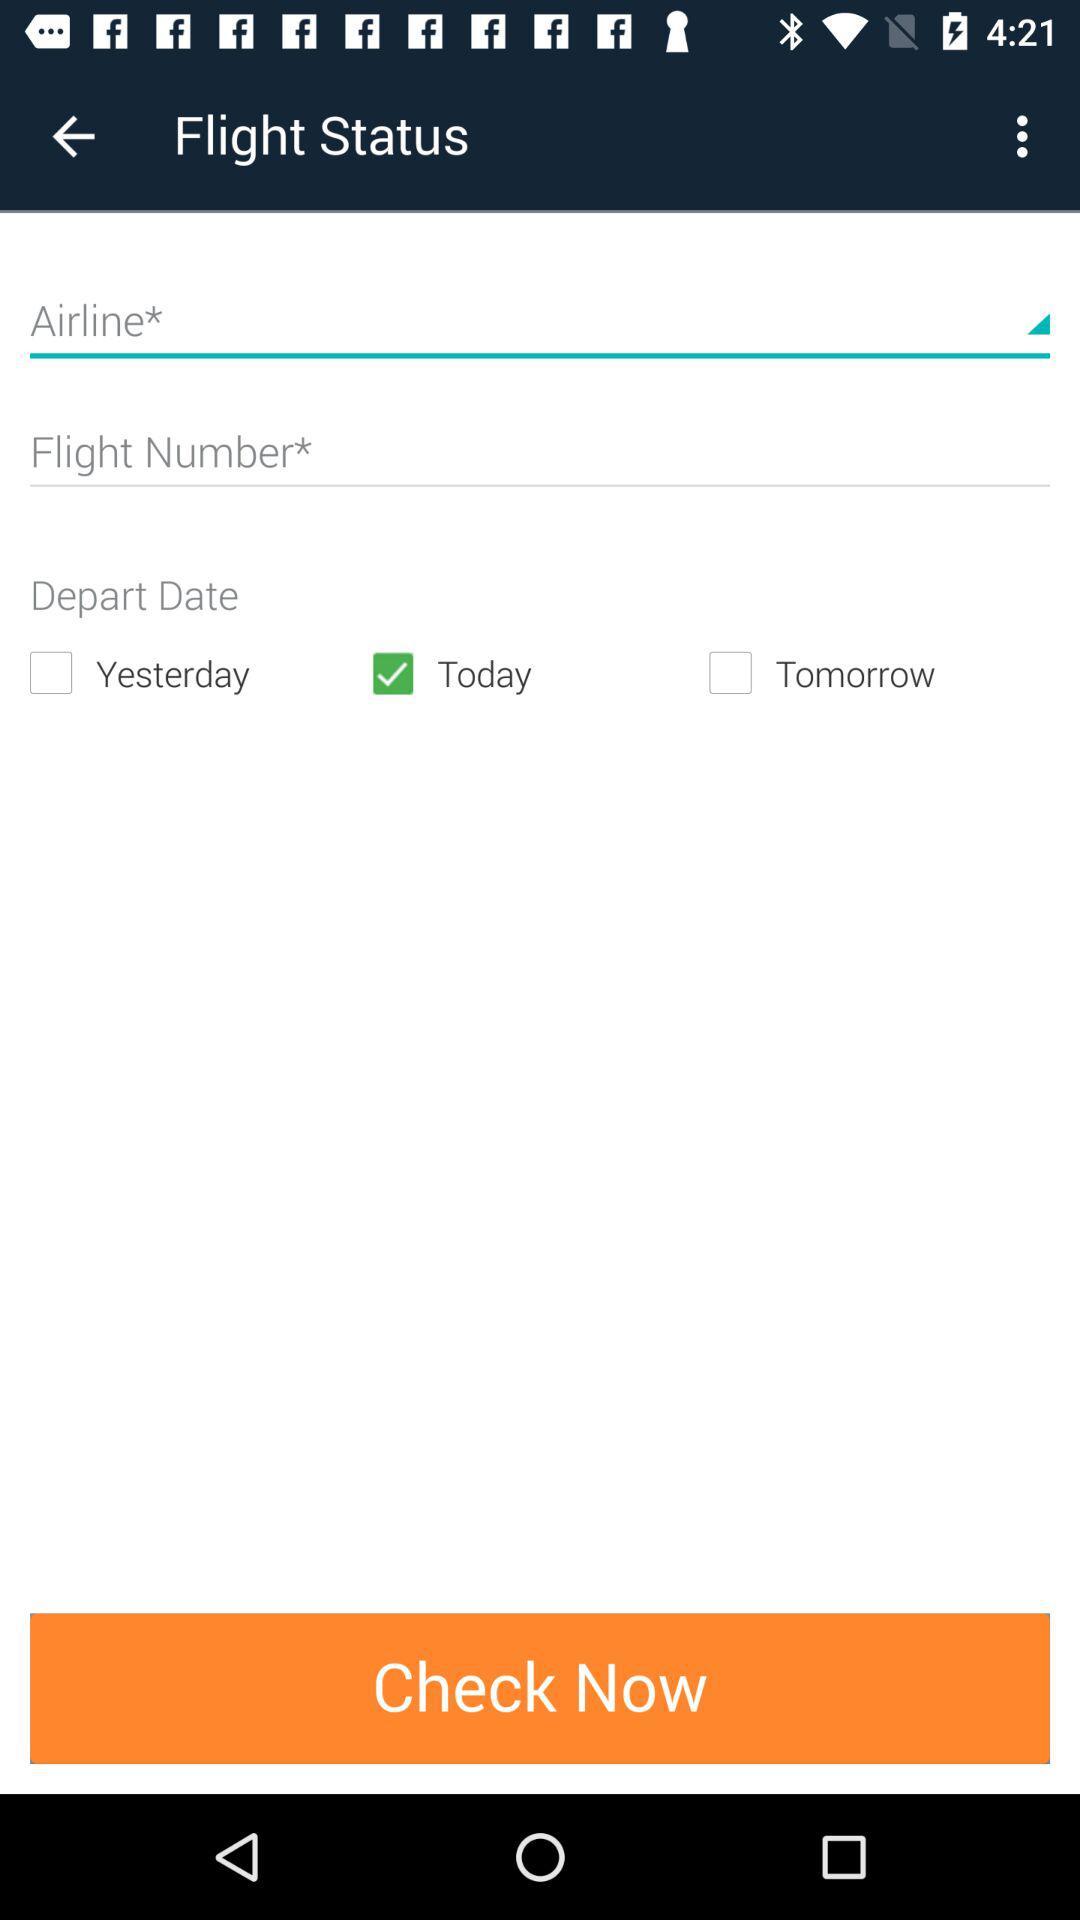 The height and width of the screenshot is (1920, 1080). Describe the element at coordinates (72, 135) in the screenshot. I see `item next to flight status item` at that location.